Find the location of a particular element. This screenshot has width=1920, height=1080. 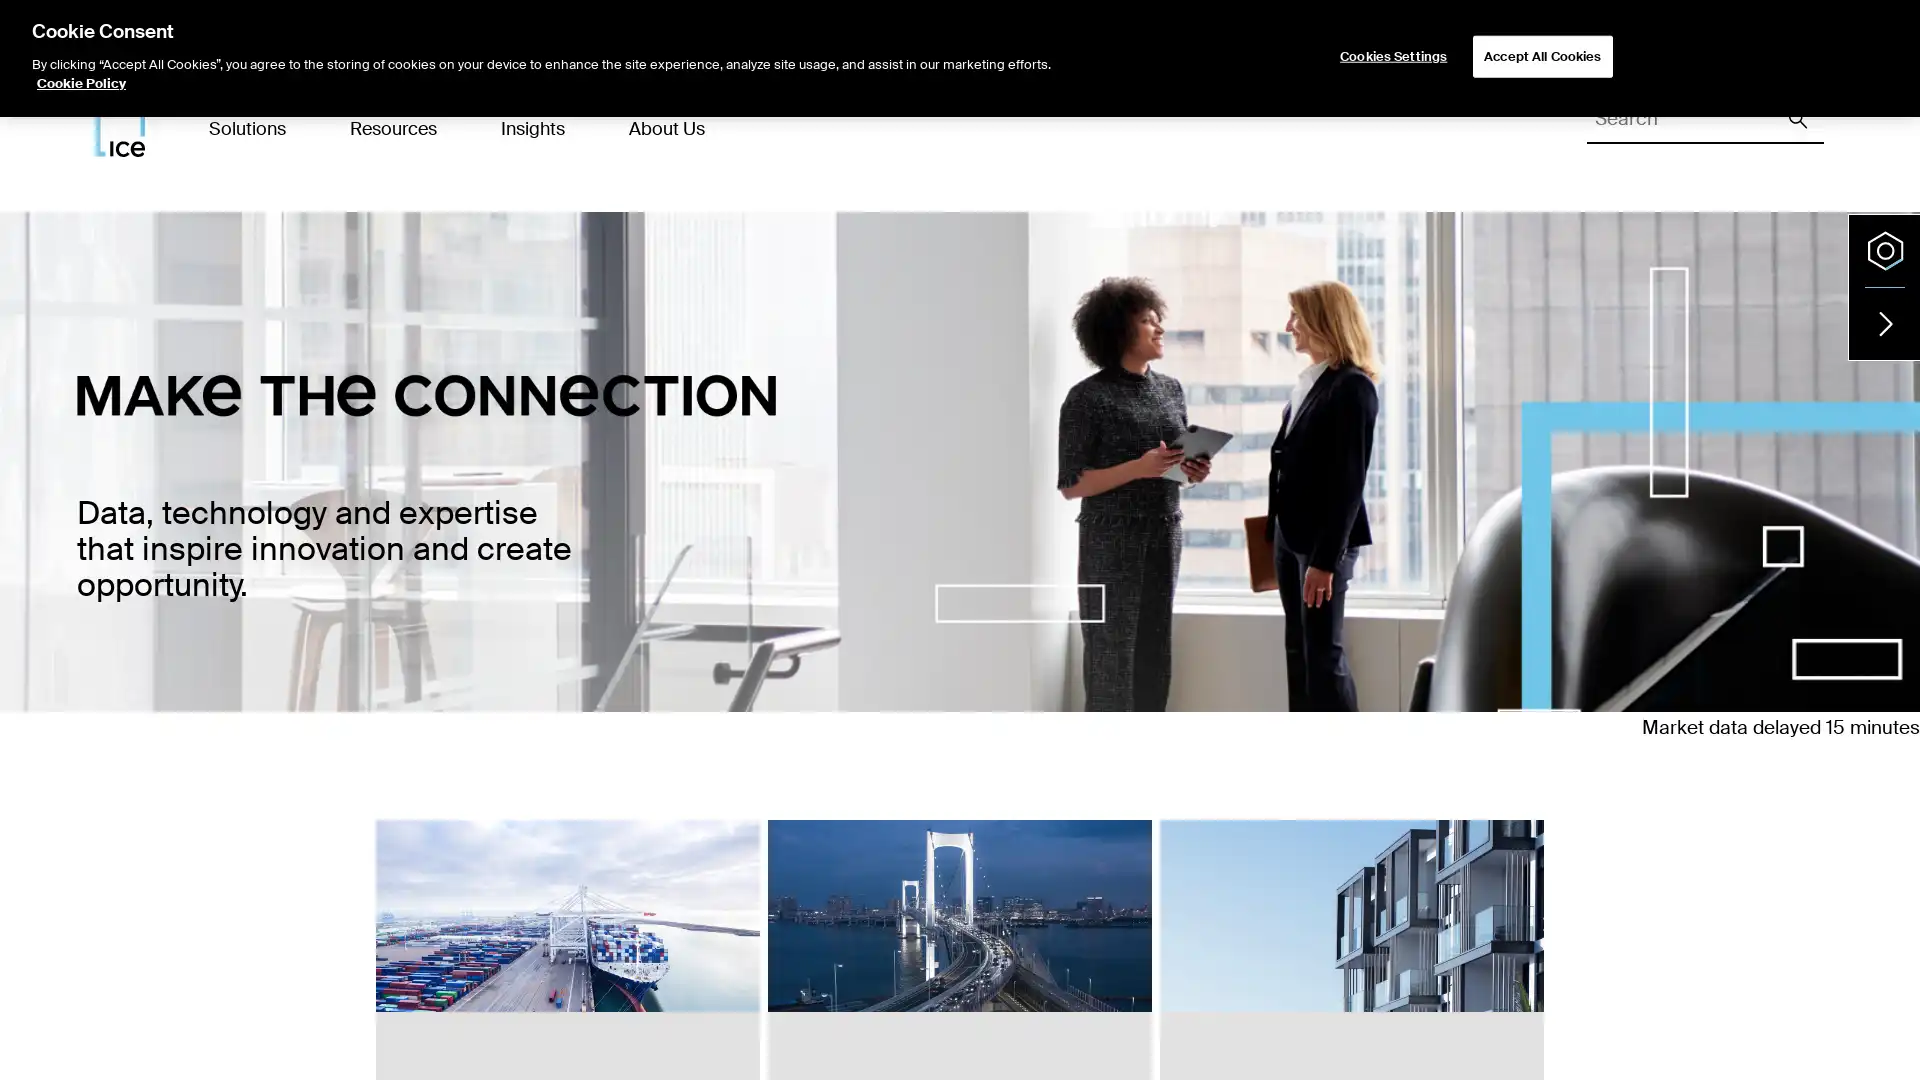

Solutions is located at coordinates (246, 131).